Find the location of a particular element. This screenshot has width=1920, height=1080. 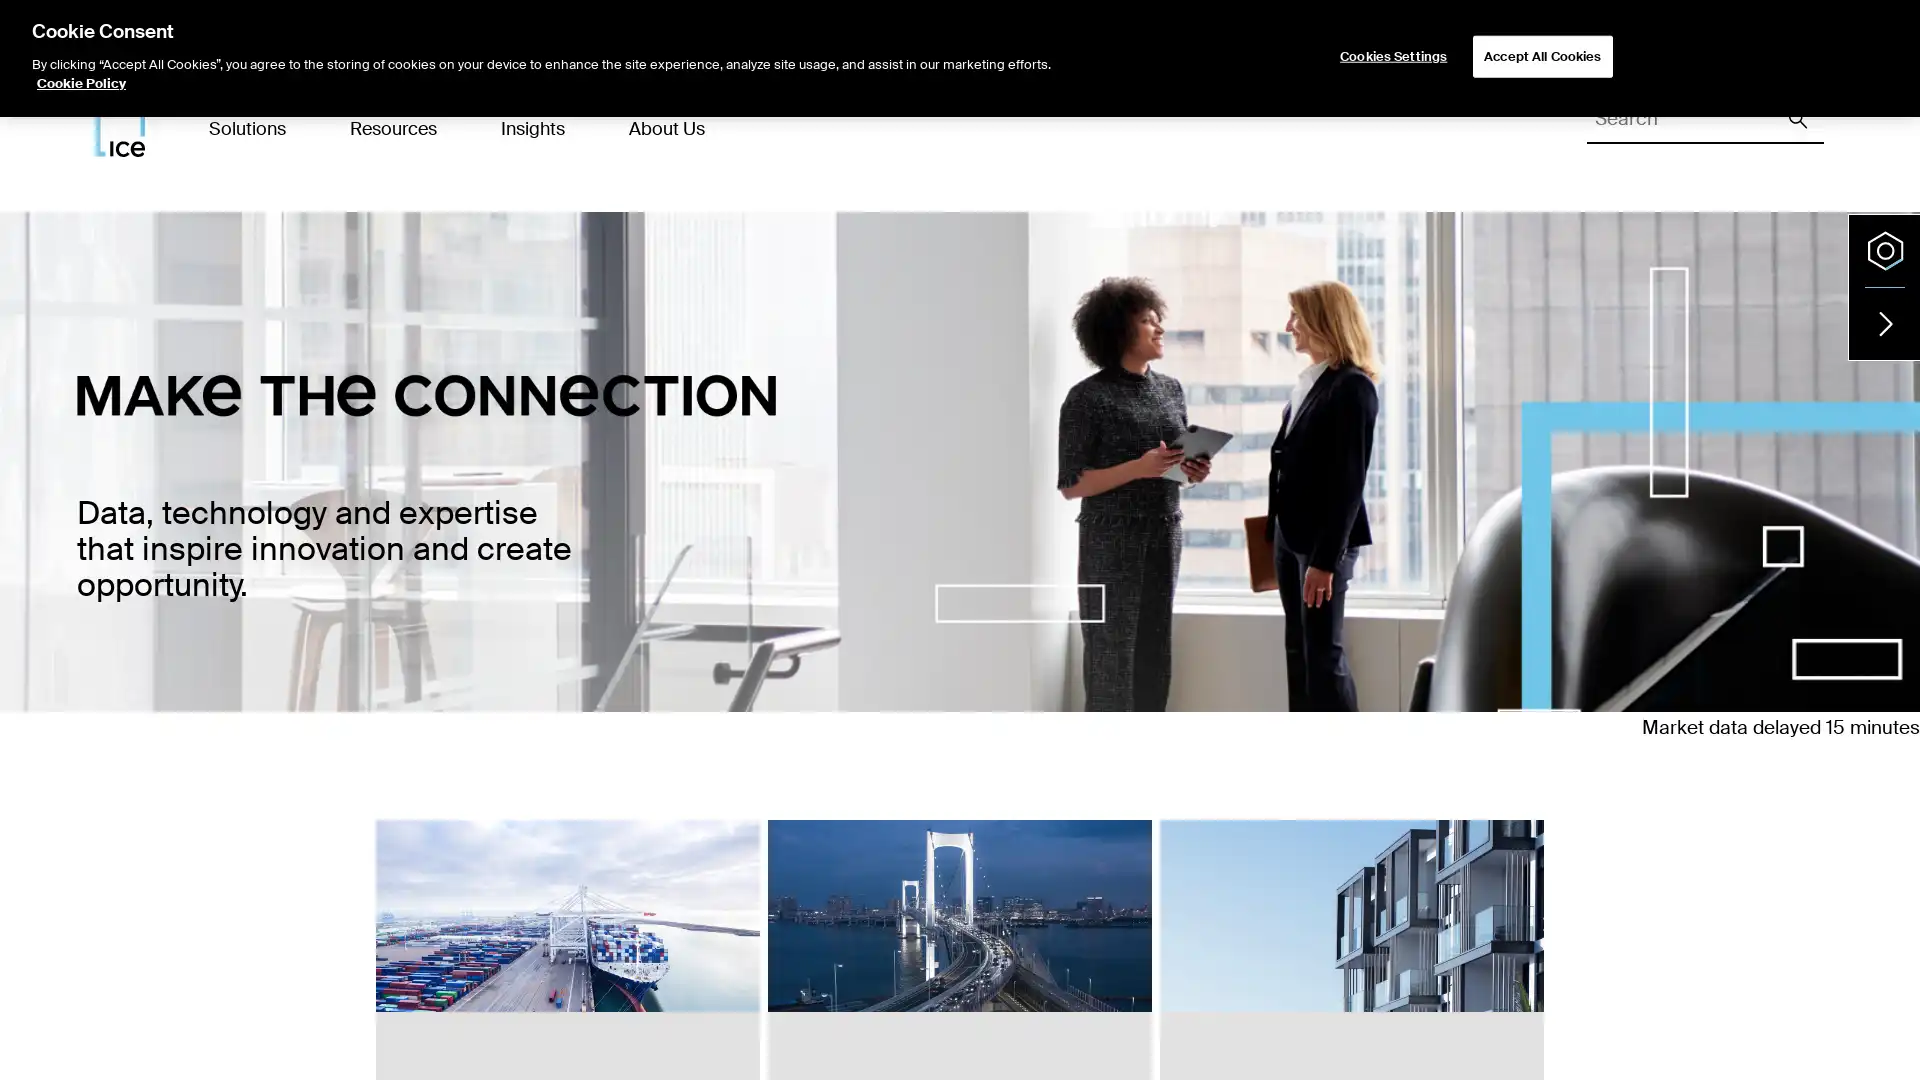

Solutions is located at coordinates (246, 131).